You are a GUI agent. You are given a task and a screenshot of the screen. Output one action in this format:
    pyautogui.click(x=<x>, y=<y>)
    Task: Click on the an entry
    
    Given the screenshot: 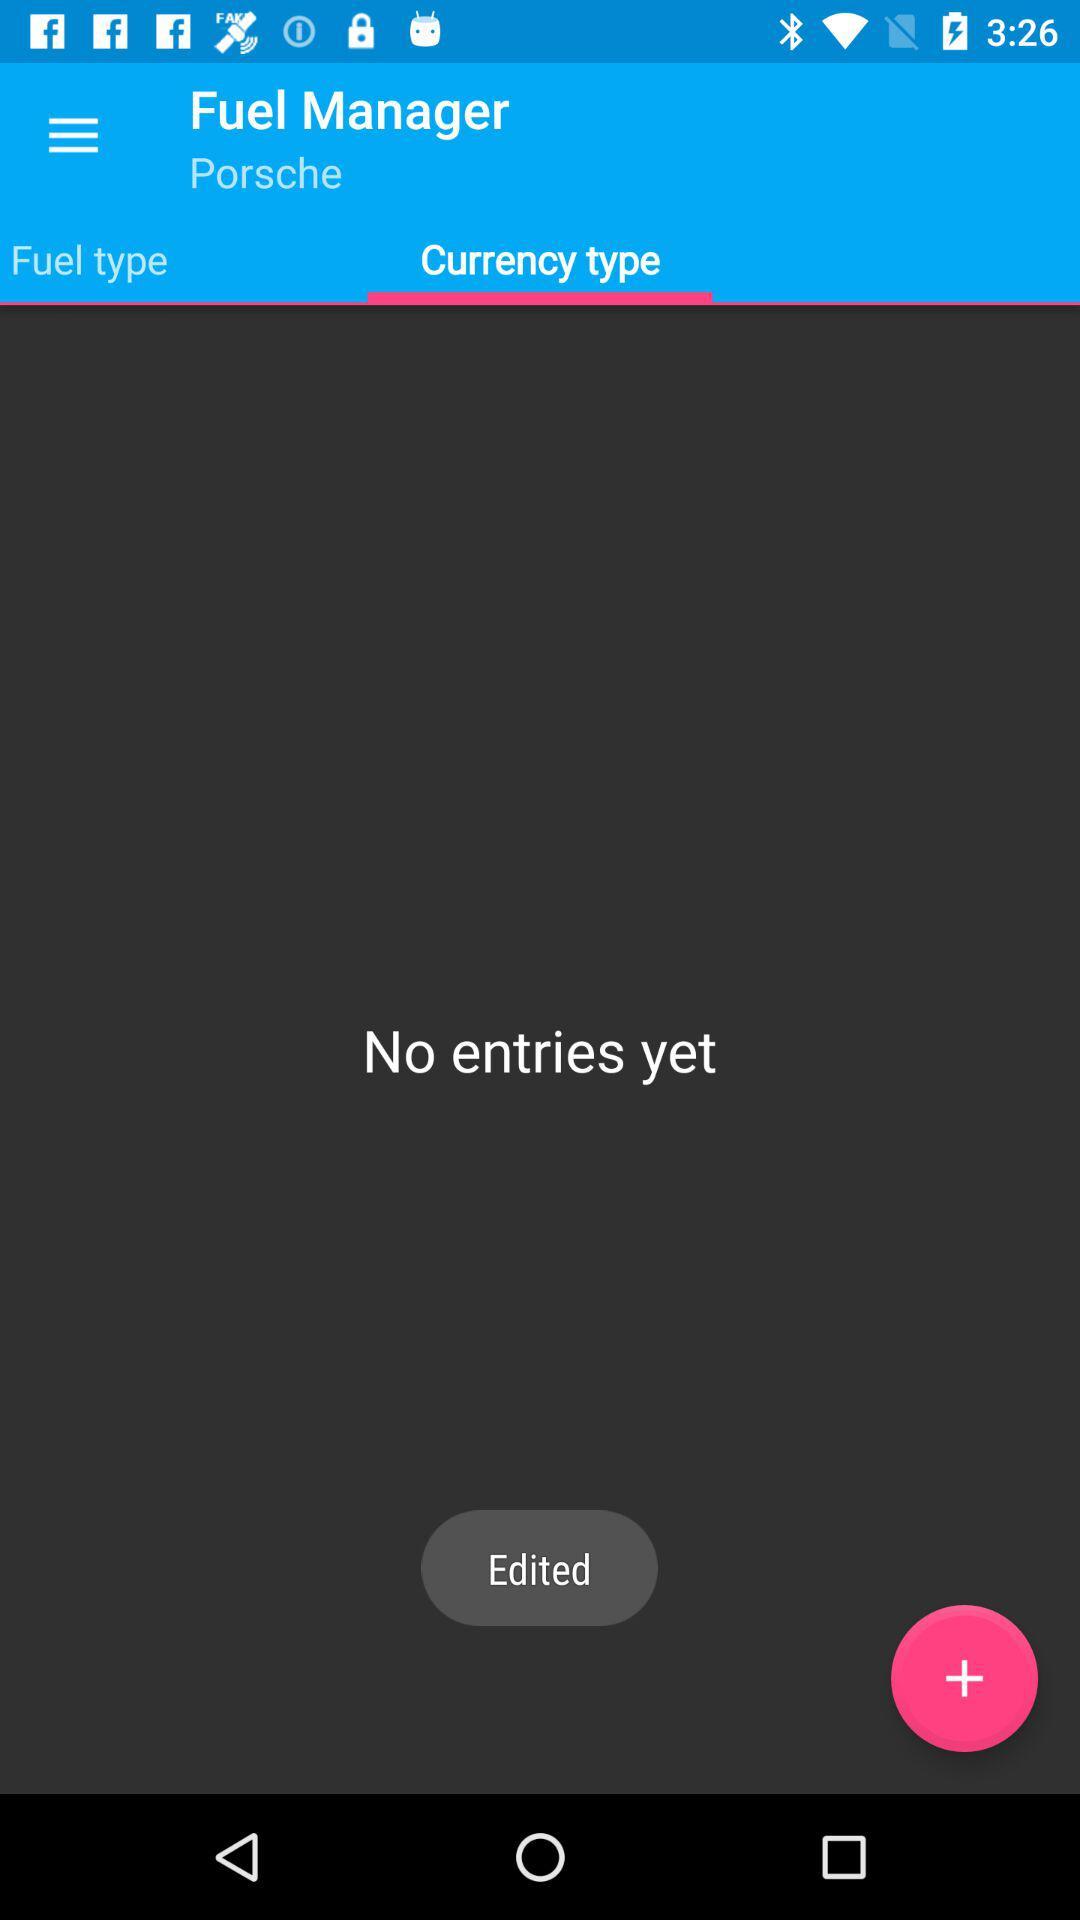 What is the action you would take?
    pyautogui.click(x=963, y=1678)
    